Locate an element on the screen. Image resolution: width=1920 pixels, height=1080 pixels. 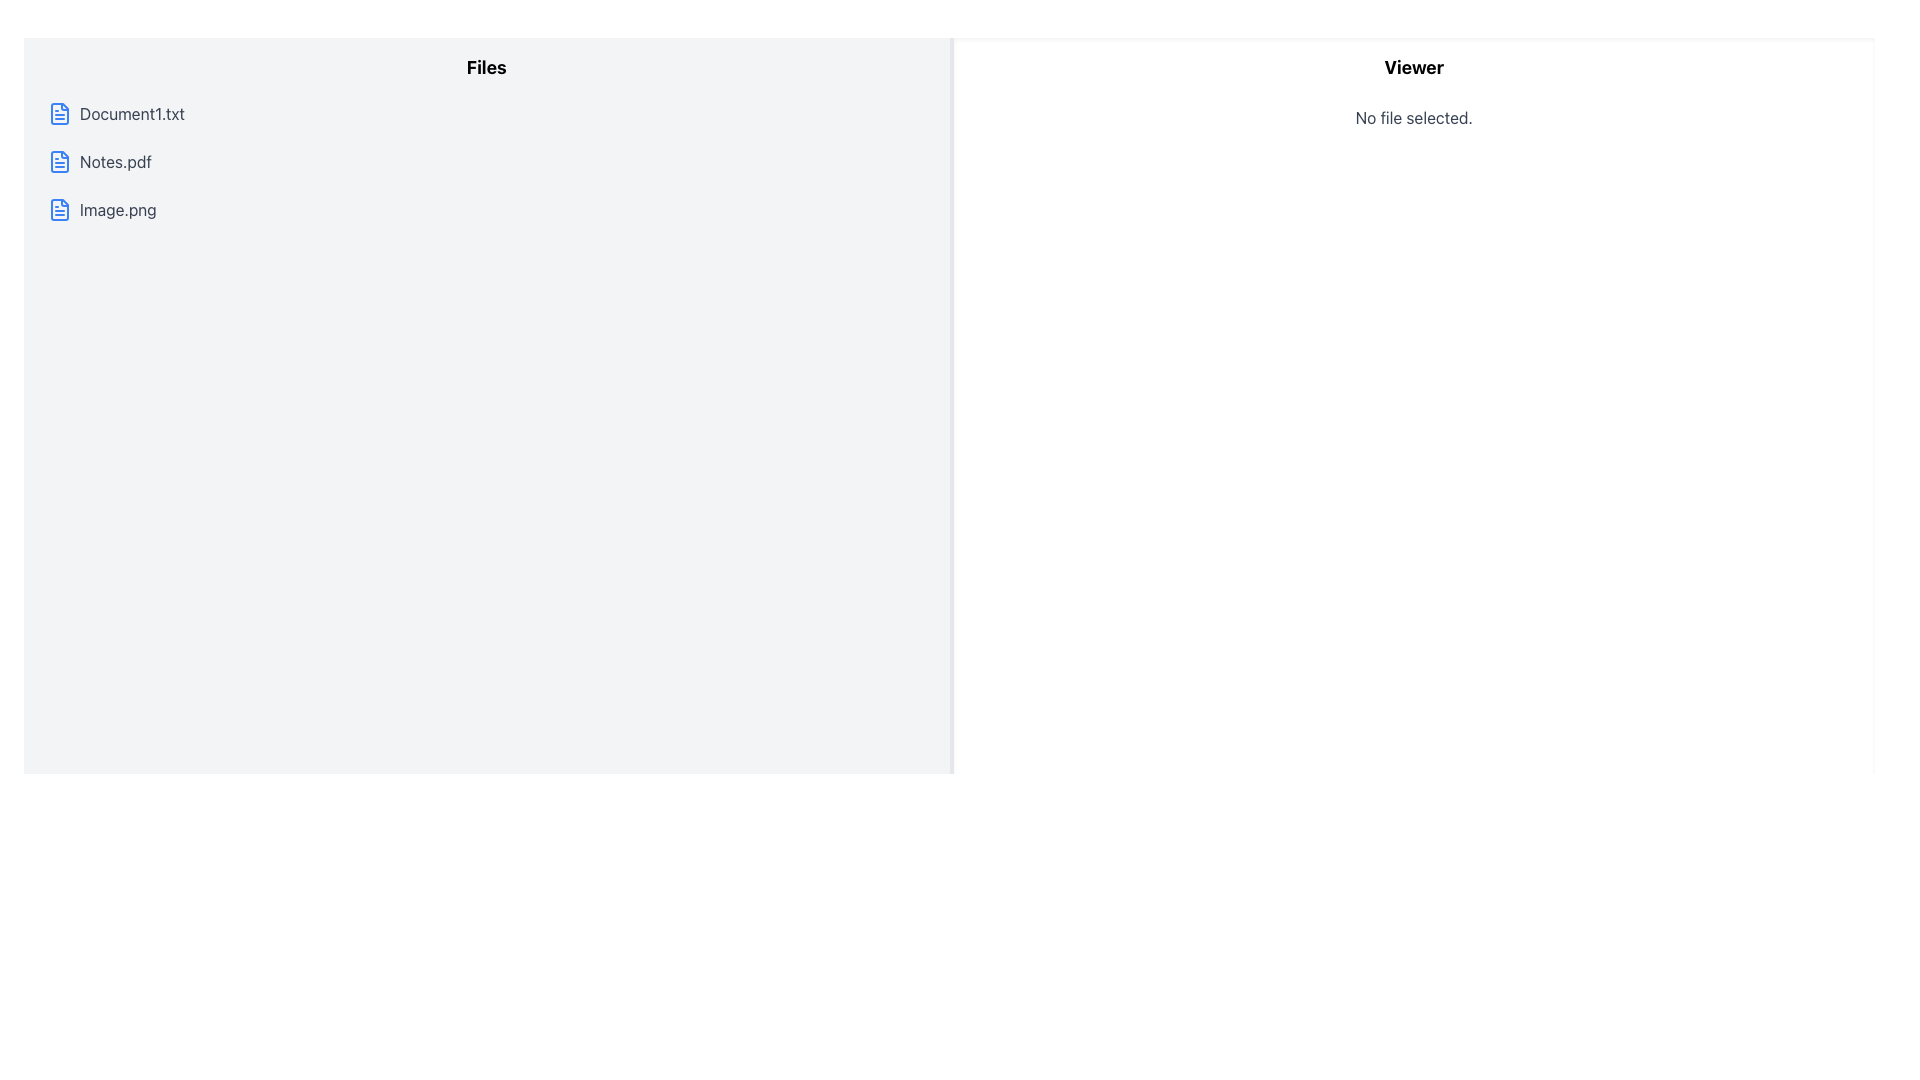
the heading element located at the top of the right-hand white panel, which emphasizes the viewer section's purpose, directly above the text 'No file selected.' is located at coordinates (1413, 67).